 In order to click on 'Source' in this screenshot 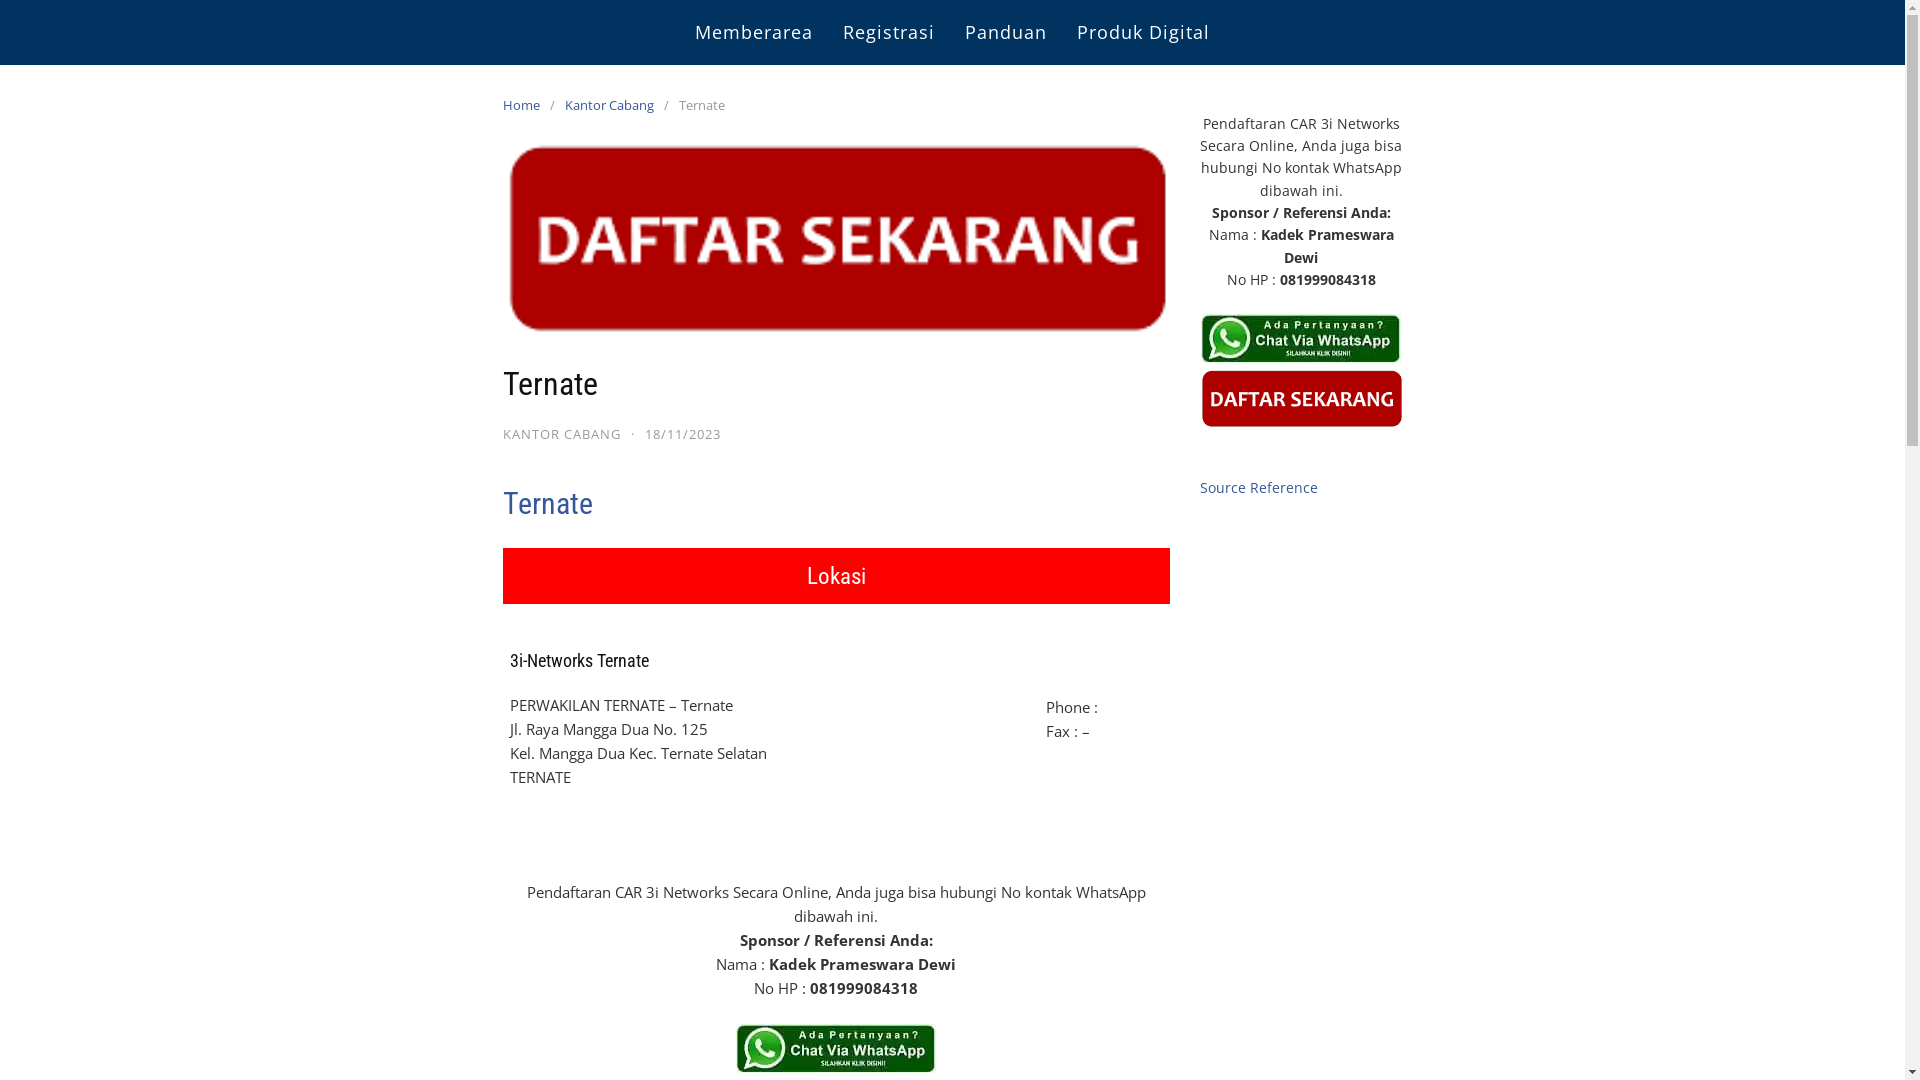, I will do `click(1222, 487)`.